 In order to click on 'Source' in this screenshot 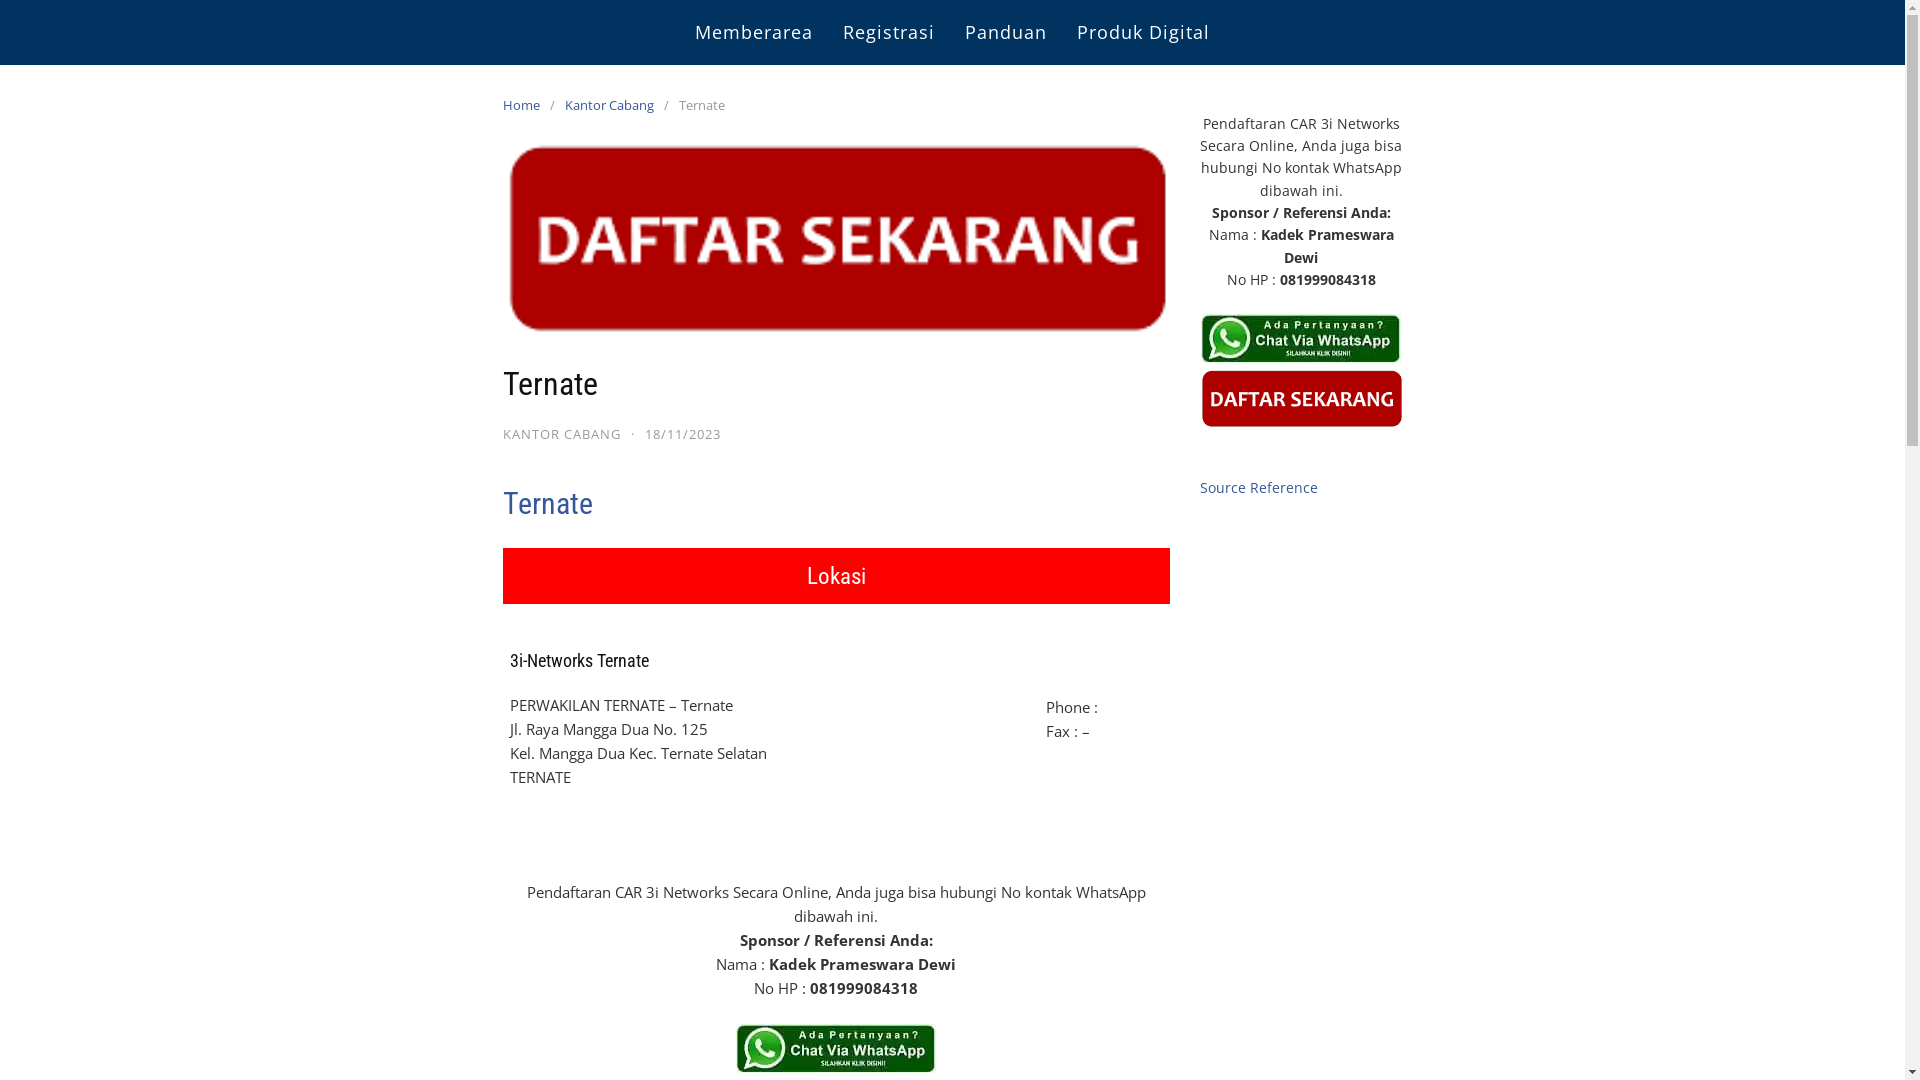, I will do `click(1222, 487)`.